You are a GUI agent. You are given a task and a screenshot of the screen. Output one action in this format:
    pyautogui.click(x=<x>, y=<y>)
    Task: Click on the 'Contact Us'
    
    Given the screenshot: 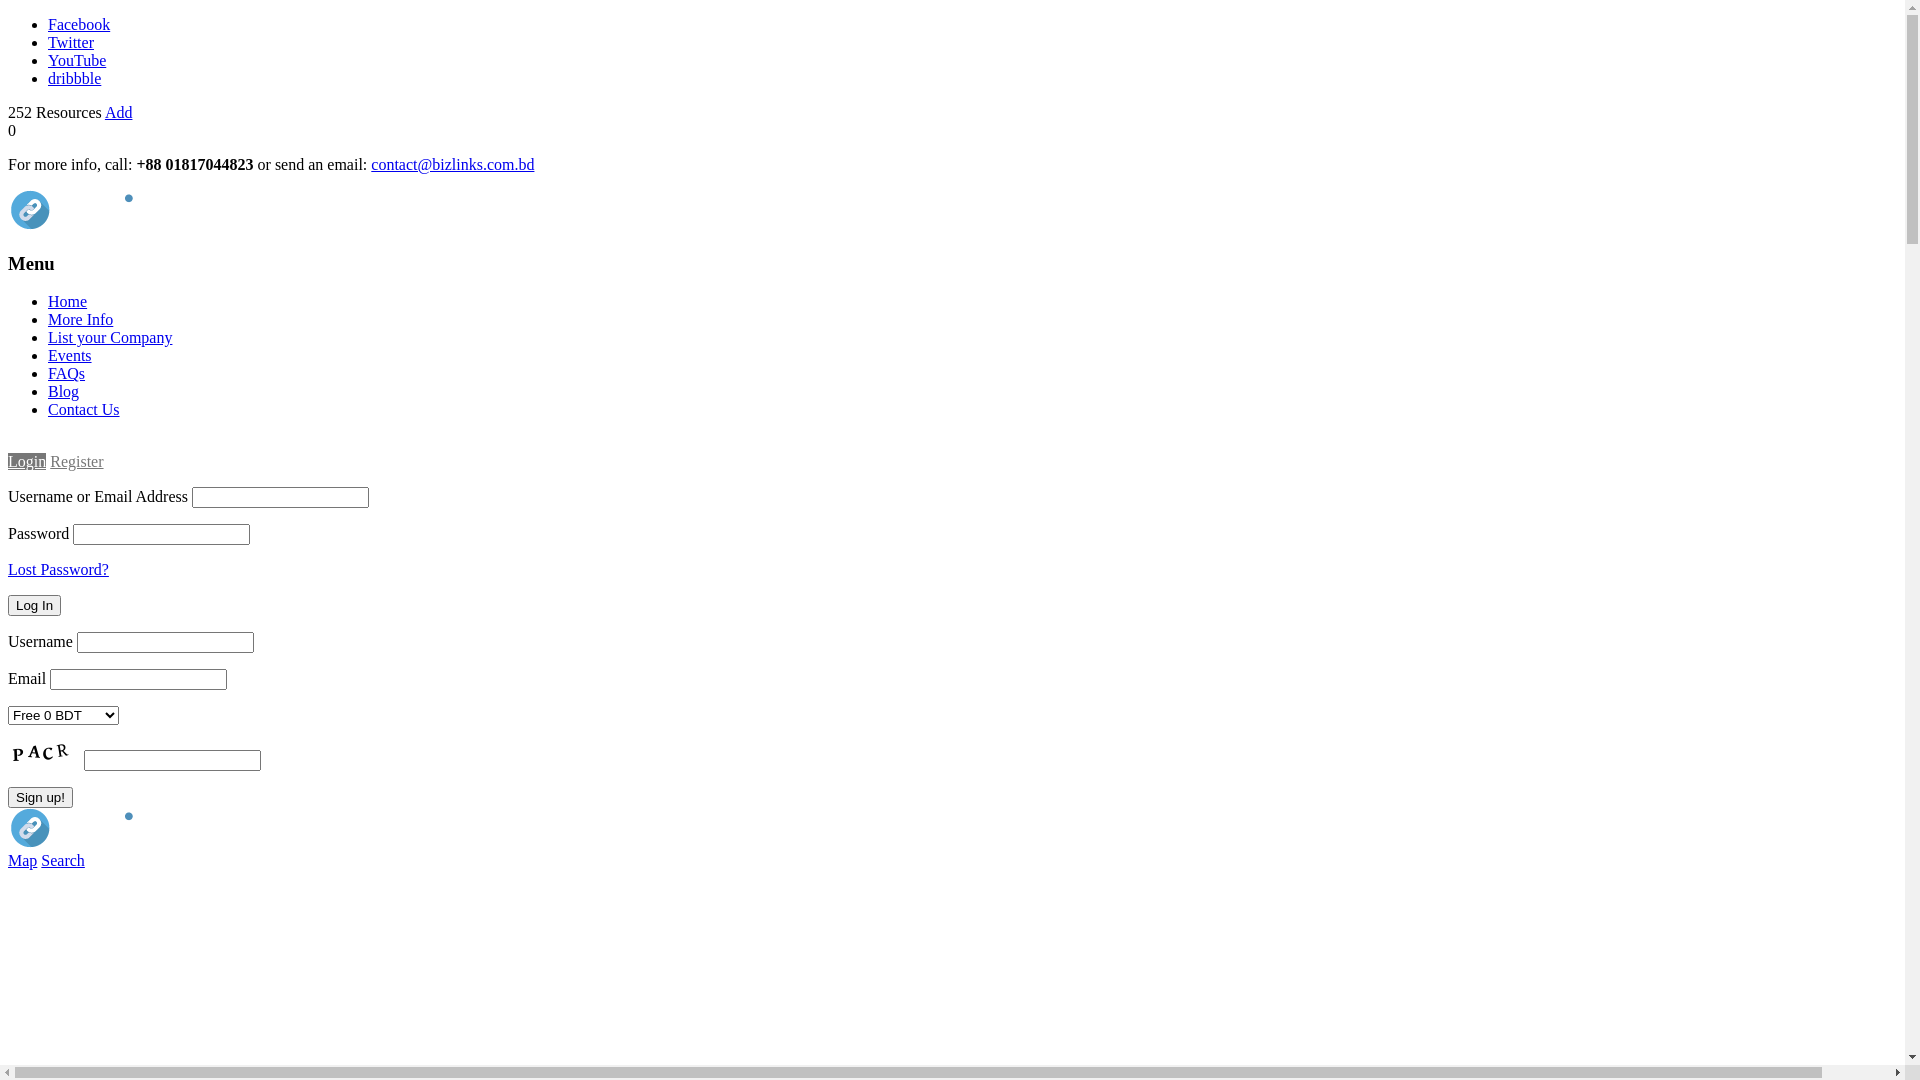 What is the action you would take?
    pyautogui.click(x=82, y=408)
    